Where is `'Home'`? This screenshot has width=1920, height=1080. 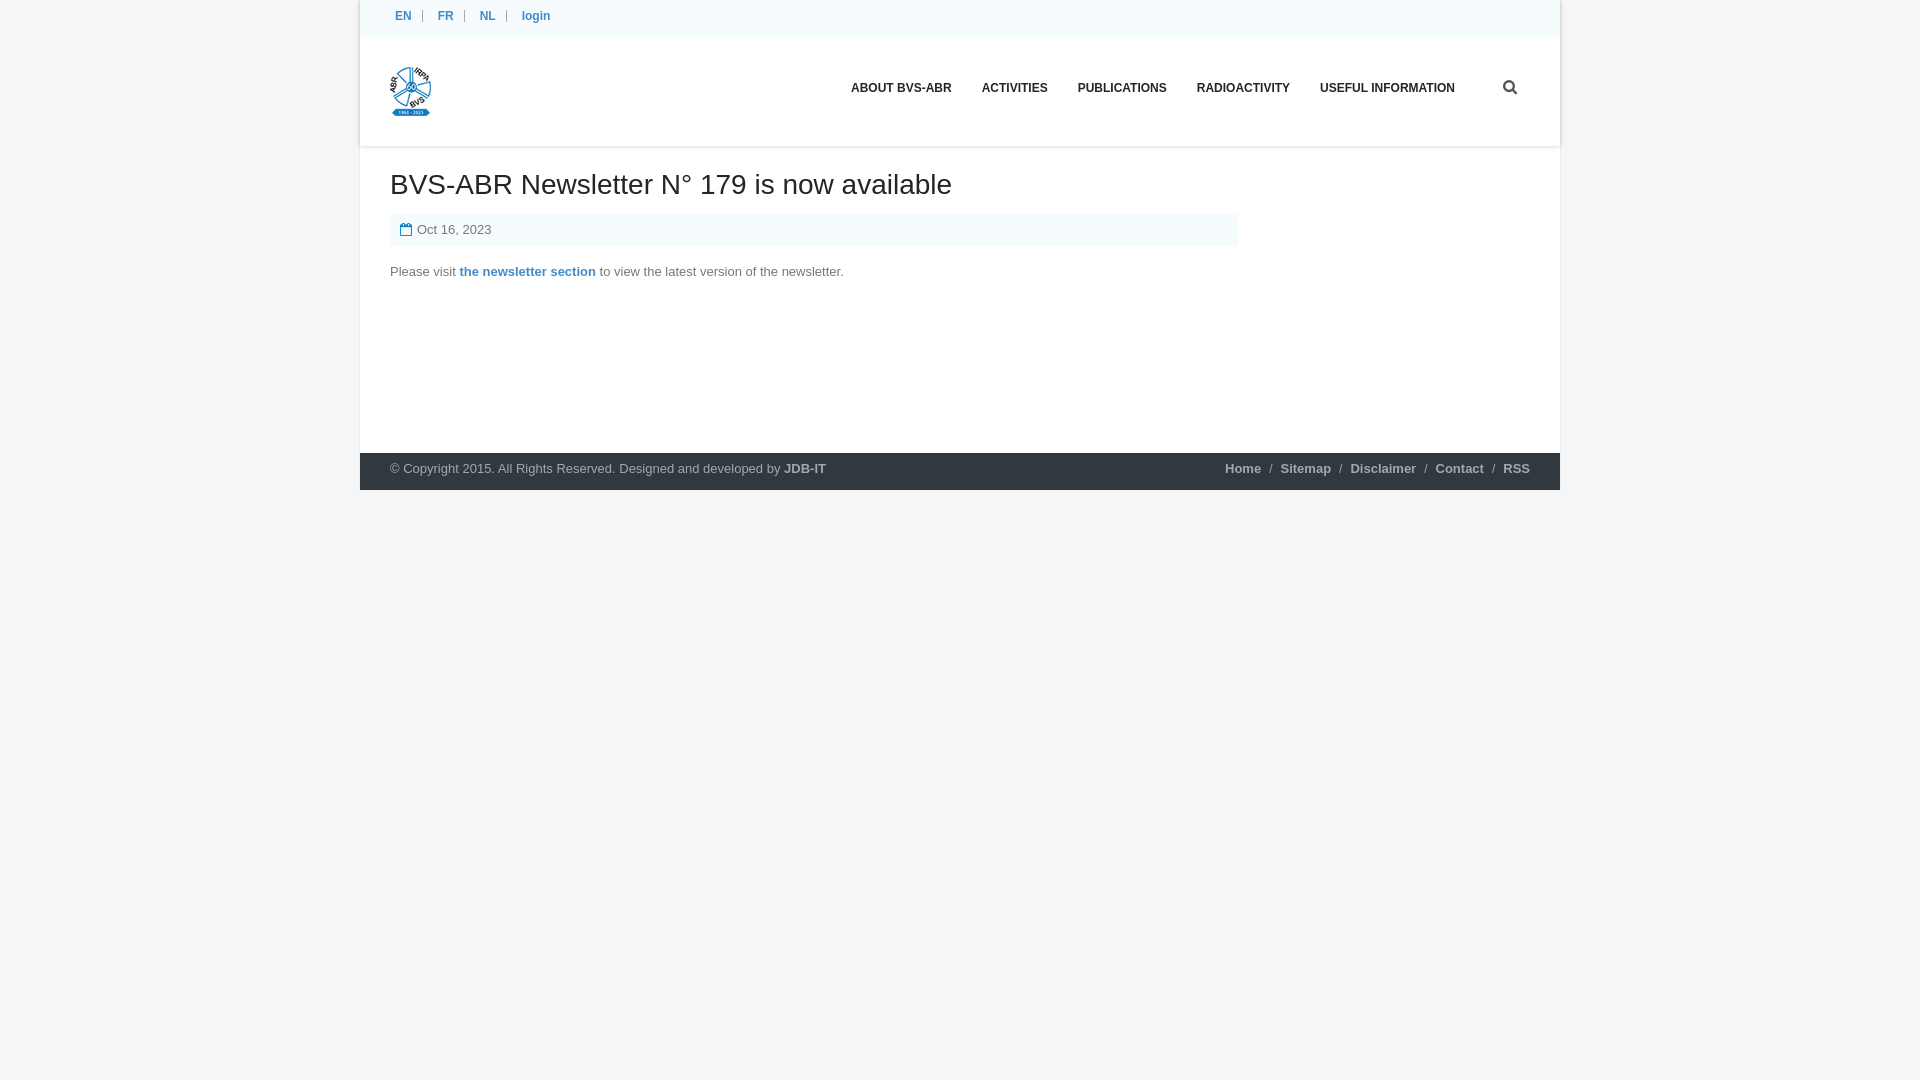
'Home' is located at coordinates (1242, 468).